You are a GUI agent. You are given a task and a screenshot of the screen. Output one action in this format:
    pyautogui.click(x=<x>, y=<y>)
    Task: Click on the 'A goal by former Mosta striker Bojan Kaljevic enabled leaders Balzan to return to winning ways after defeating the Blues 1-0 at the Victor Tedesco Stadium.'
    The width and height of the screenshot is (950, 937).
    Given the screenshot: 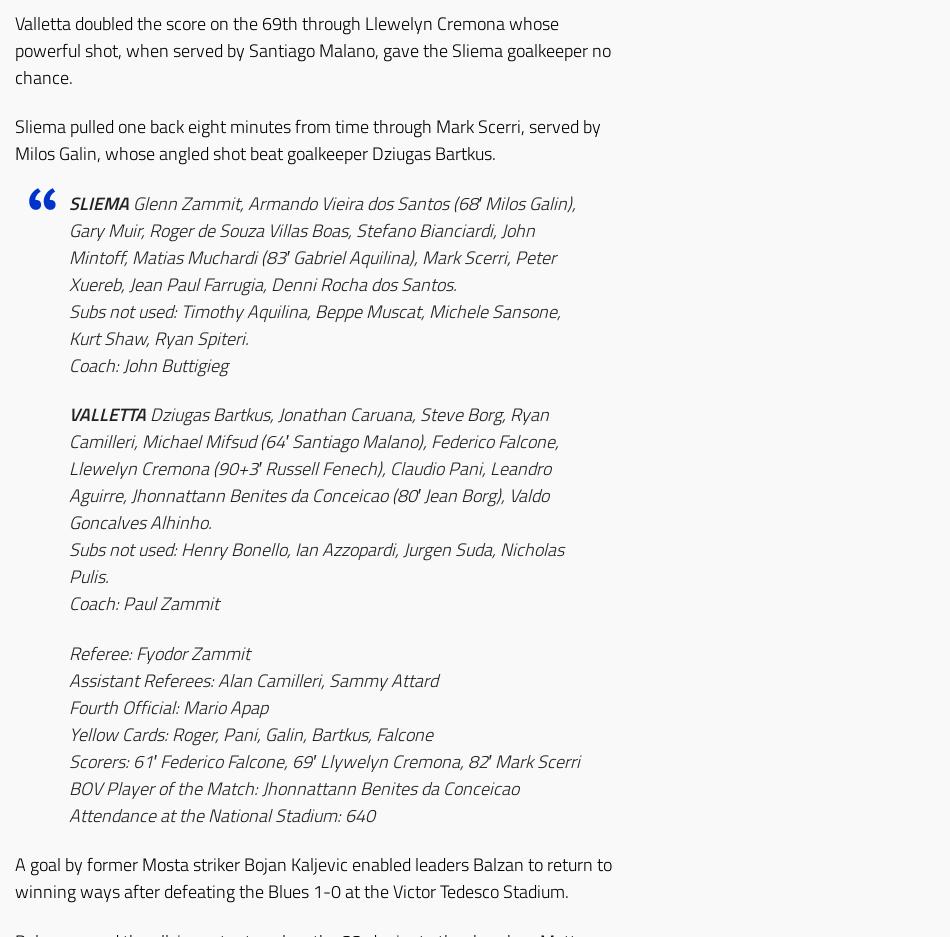 What is the action you would take?
    pyautogui.click(x=312, y=876)
    